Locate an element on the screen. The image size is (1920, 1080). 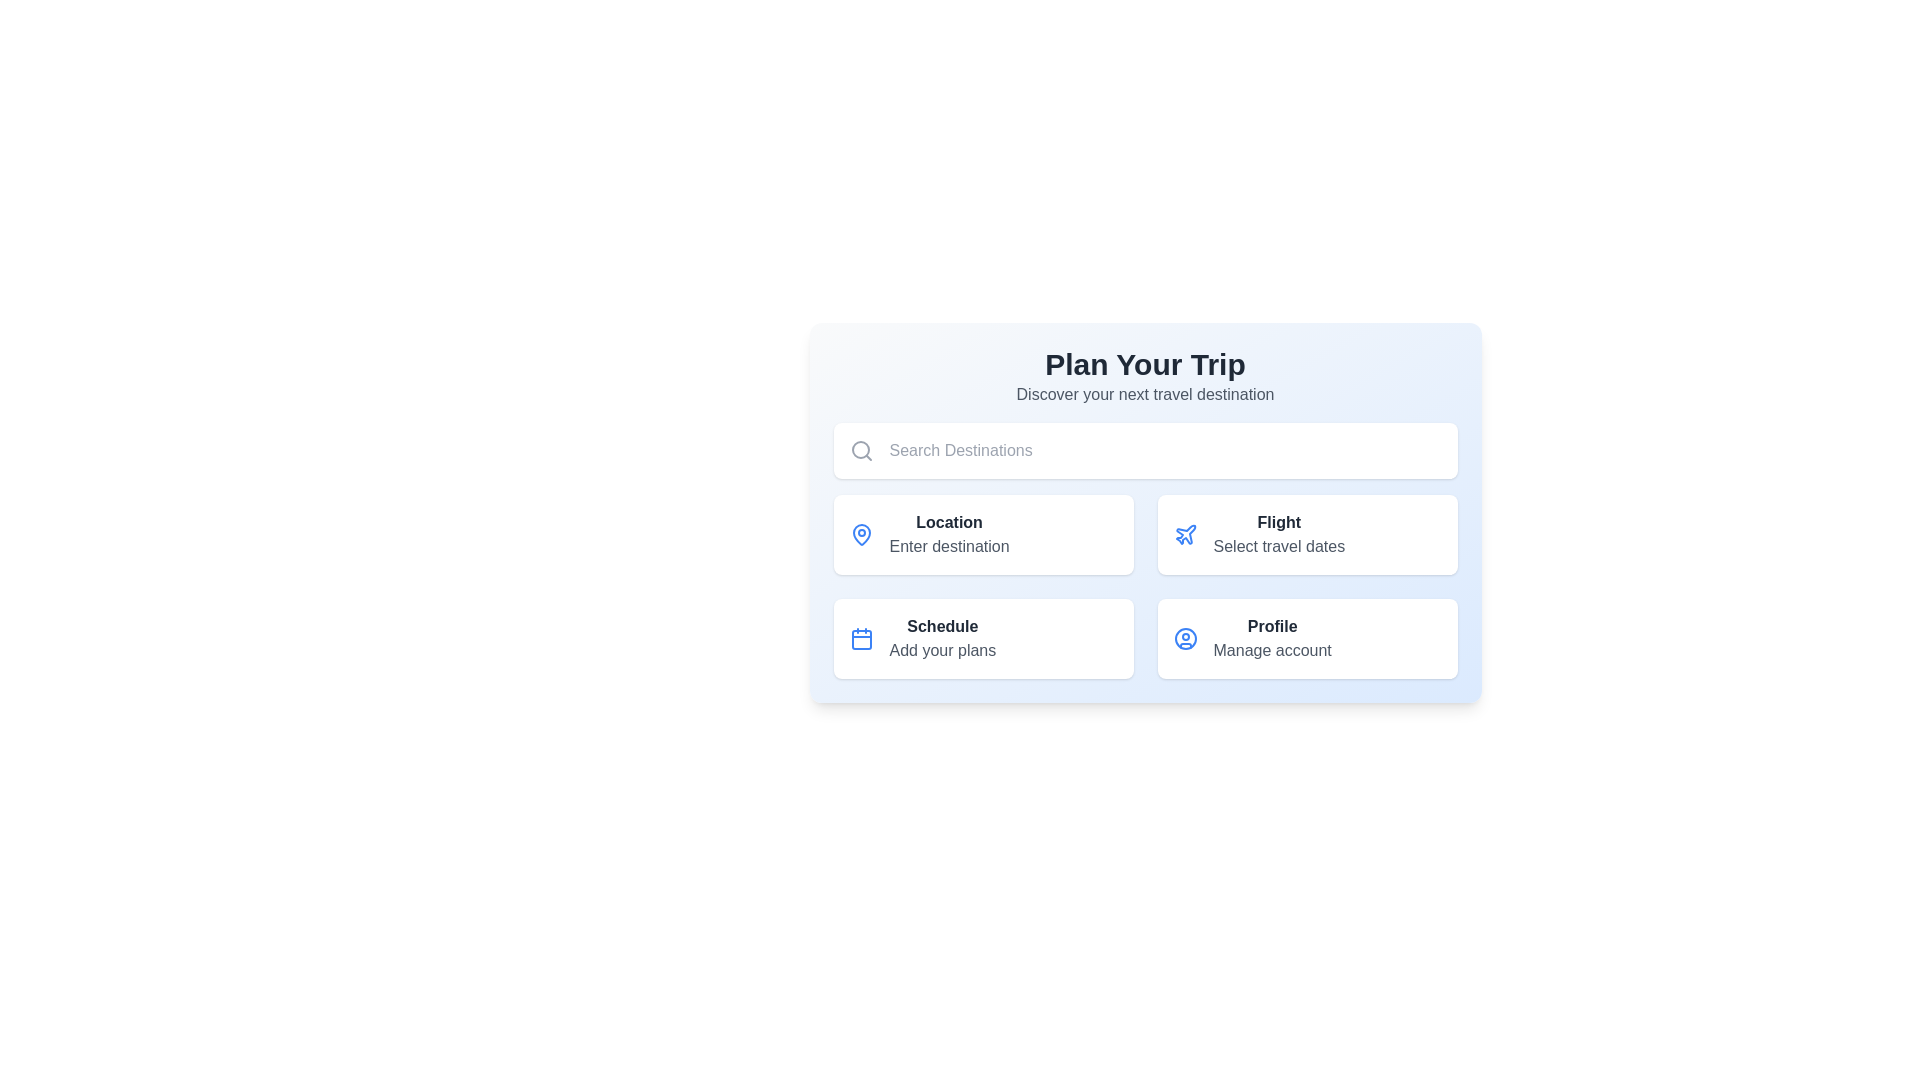
the text label displaying 'Manage account', which is styled in gray and positioned below the 'Profile' section label is located at coordinates (1271, 651).